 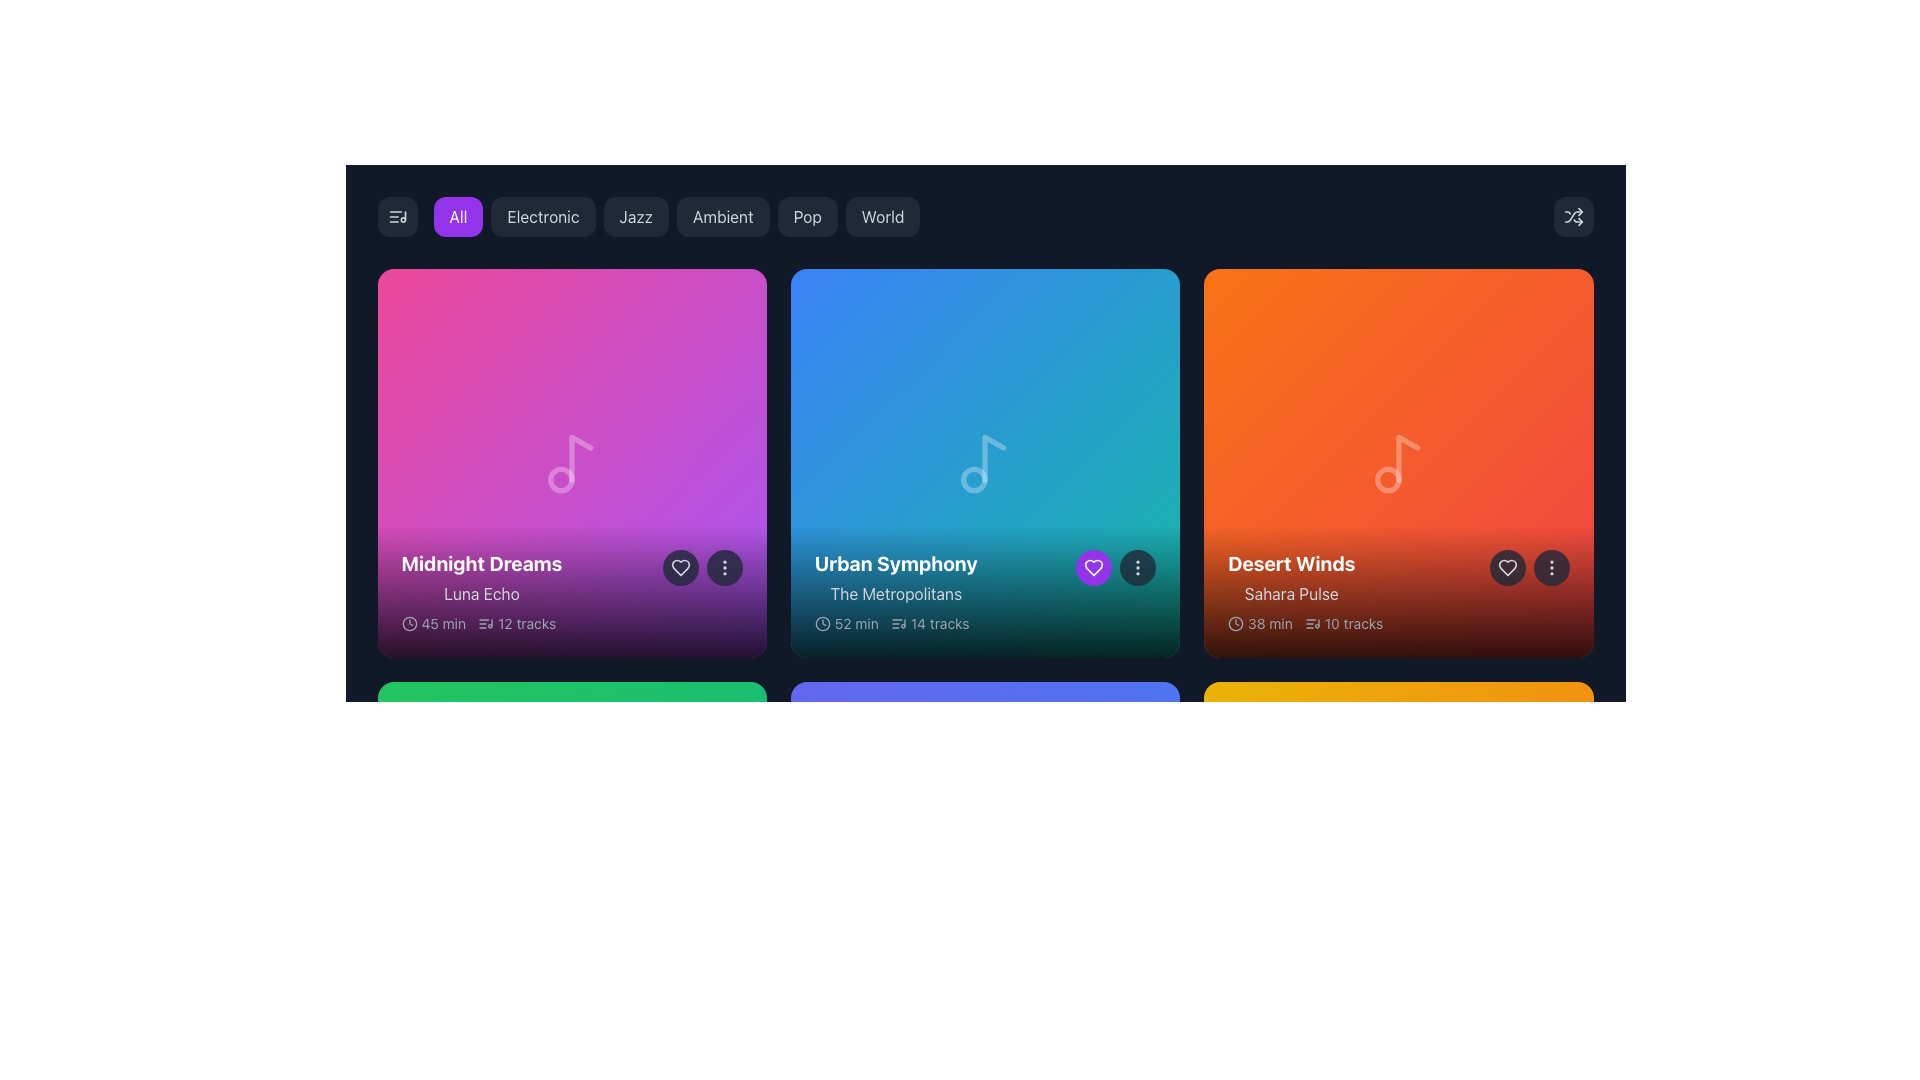 What do you see at coordinates (1344, 623) in the screenshot?
I see `number of tracks indicated by the informational text '10 tracks' located in the bottom-right section of the orange card titled 'Desert Winds'` at bounding box center [1344, 623].